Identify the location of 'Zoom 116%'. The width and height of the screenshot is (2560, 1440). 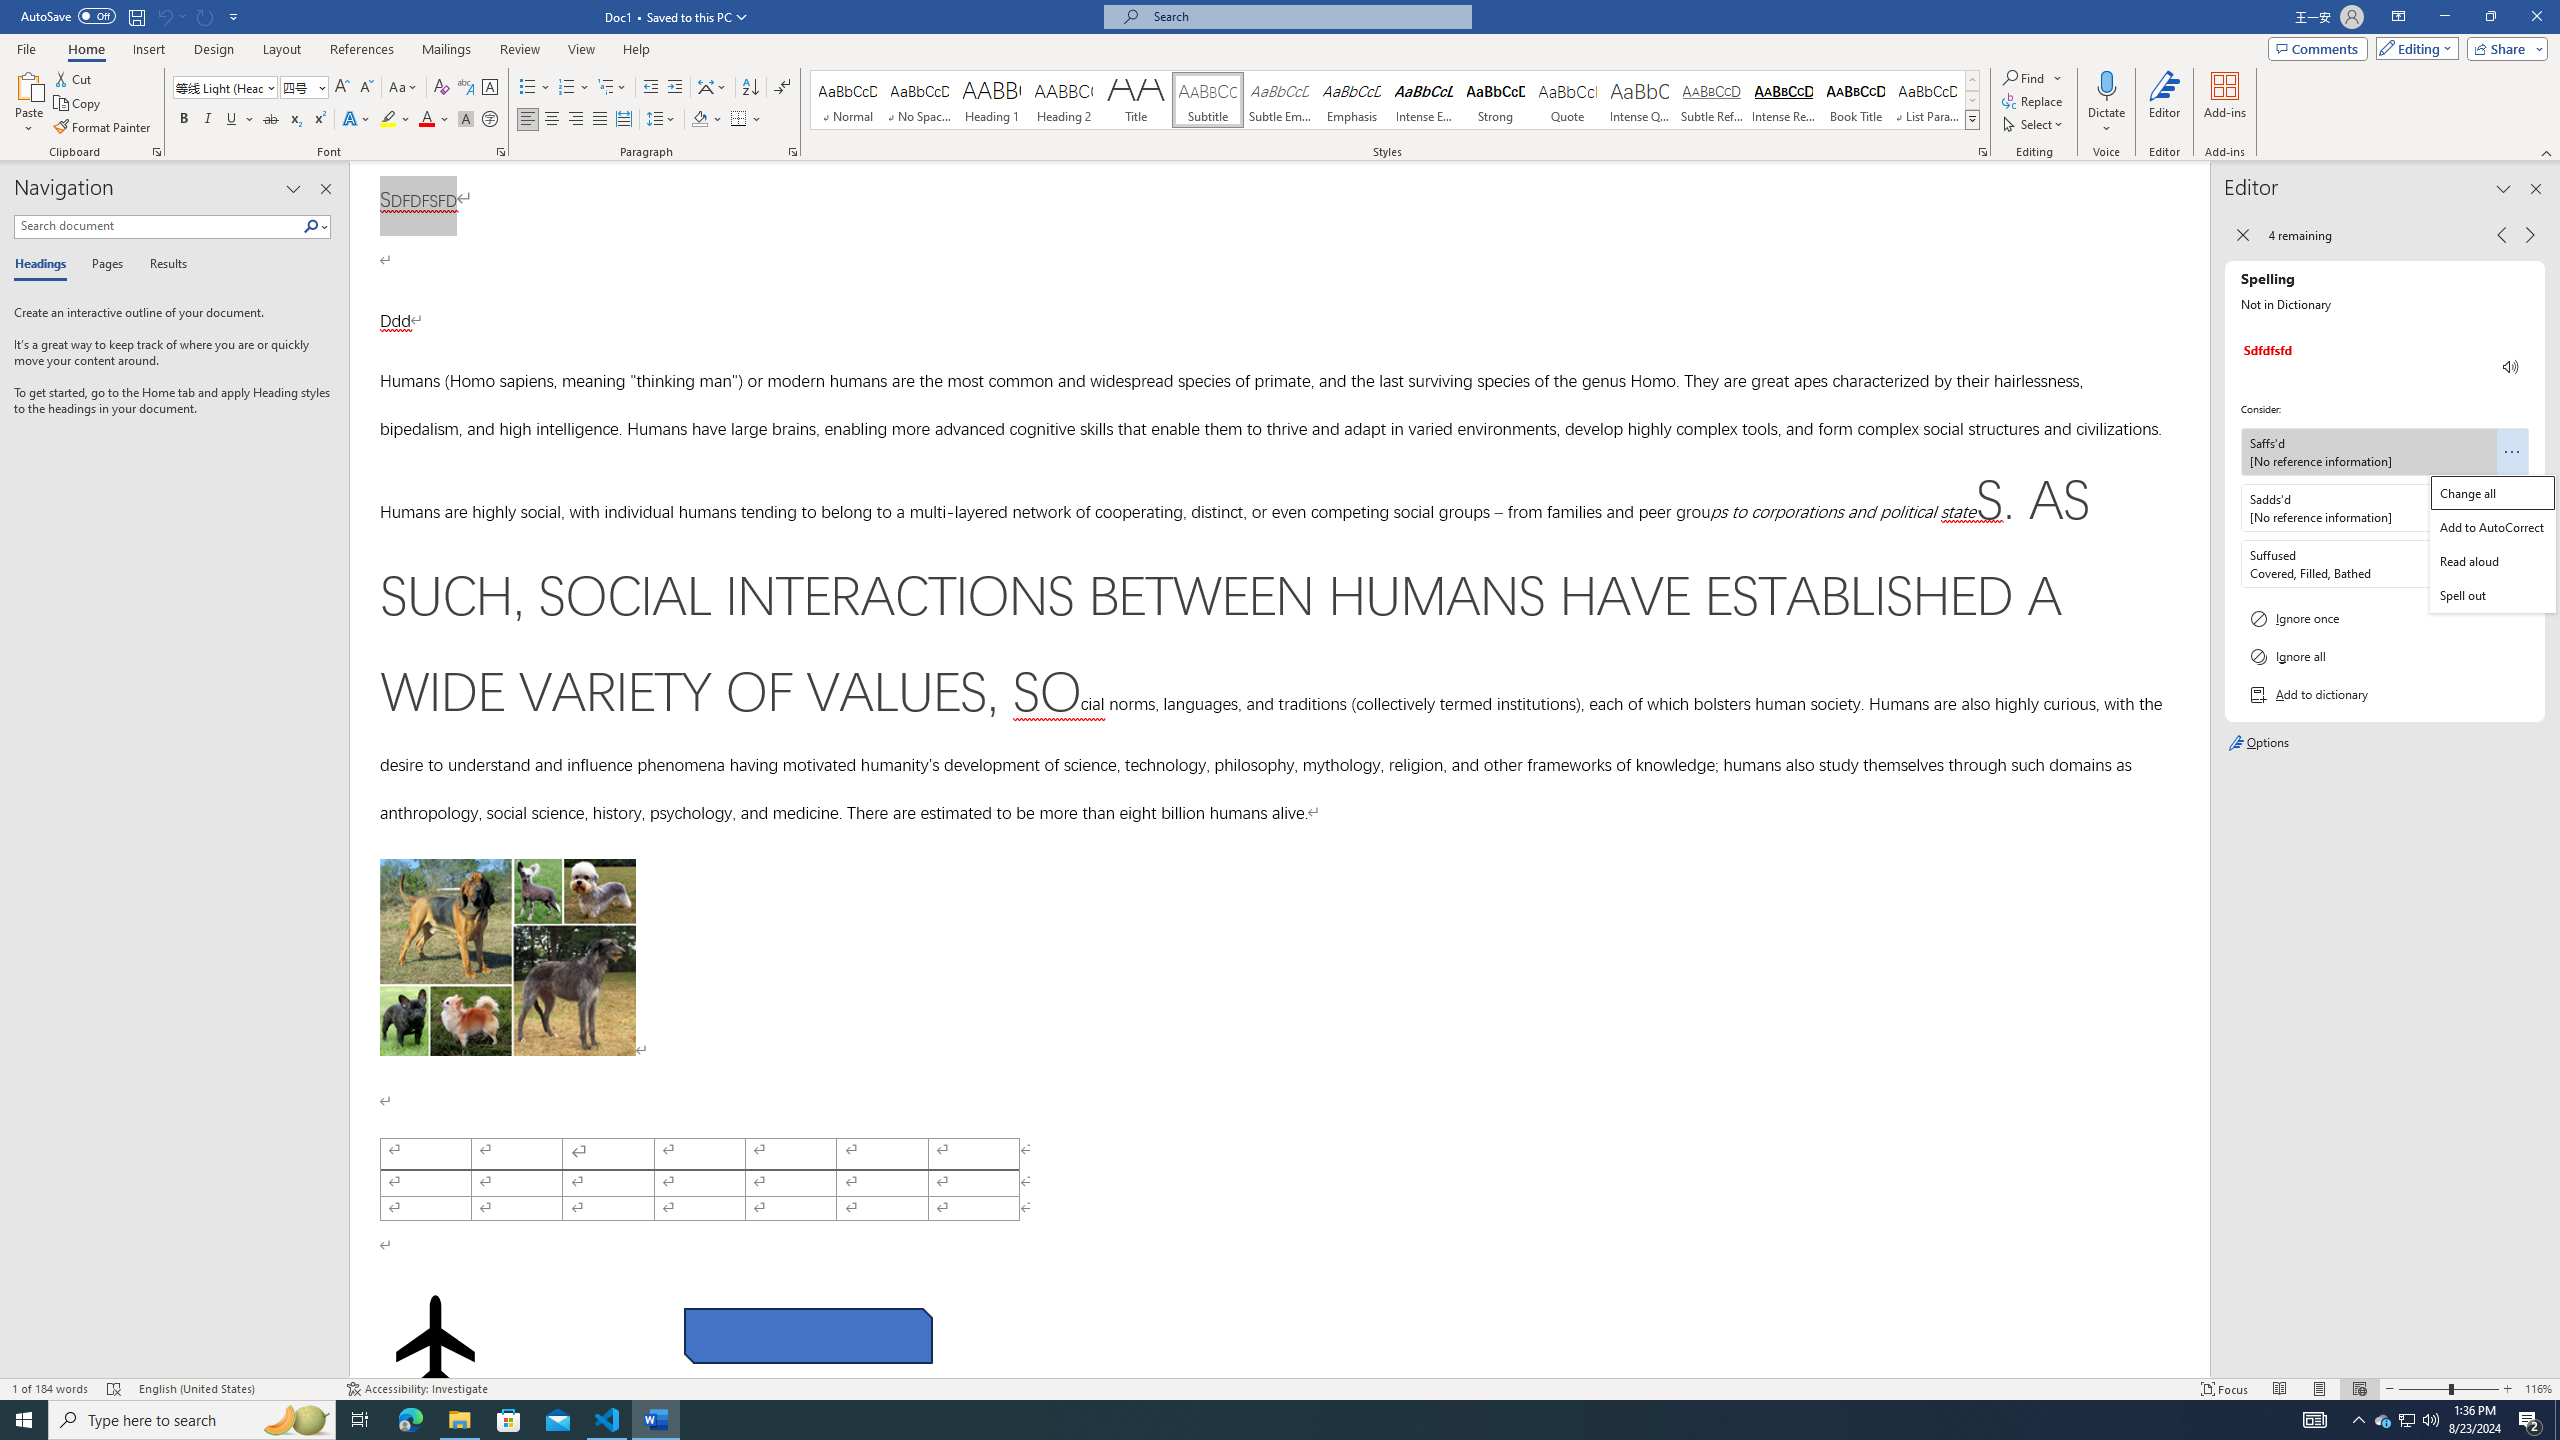
(2537, 1389).